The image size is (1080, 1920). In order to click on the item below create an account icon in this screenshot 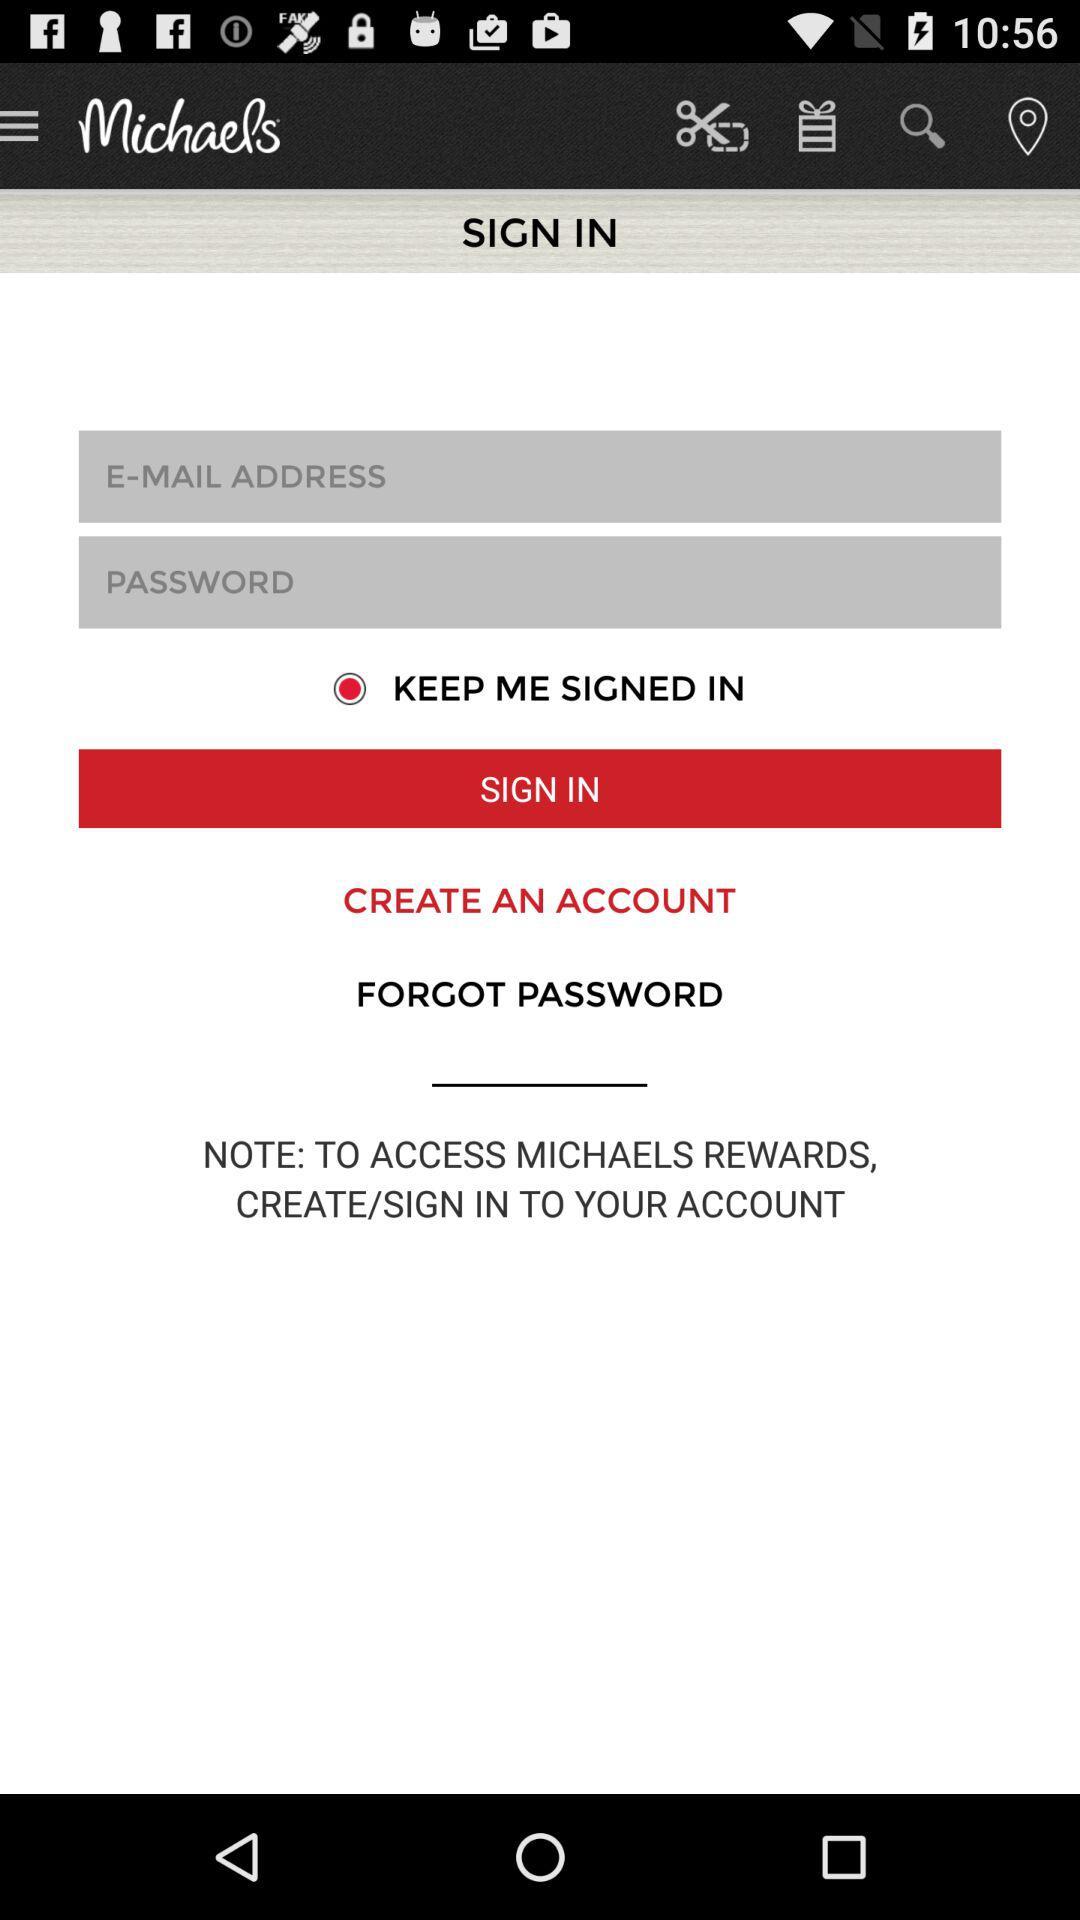, I will do `click(538, 994)`.